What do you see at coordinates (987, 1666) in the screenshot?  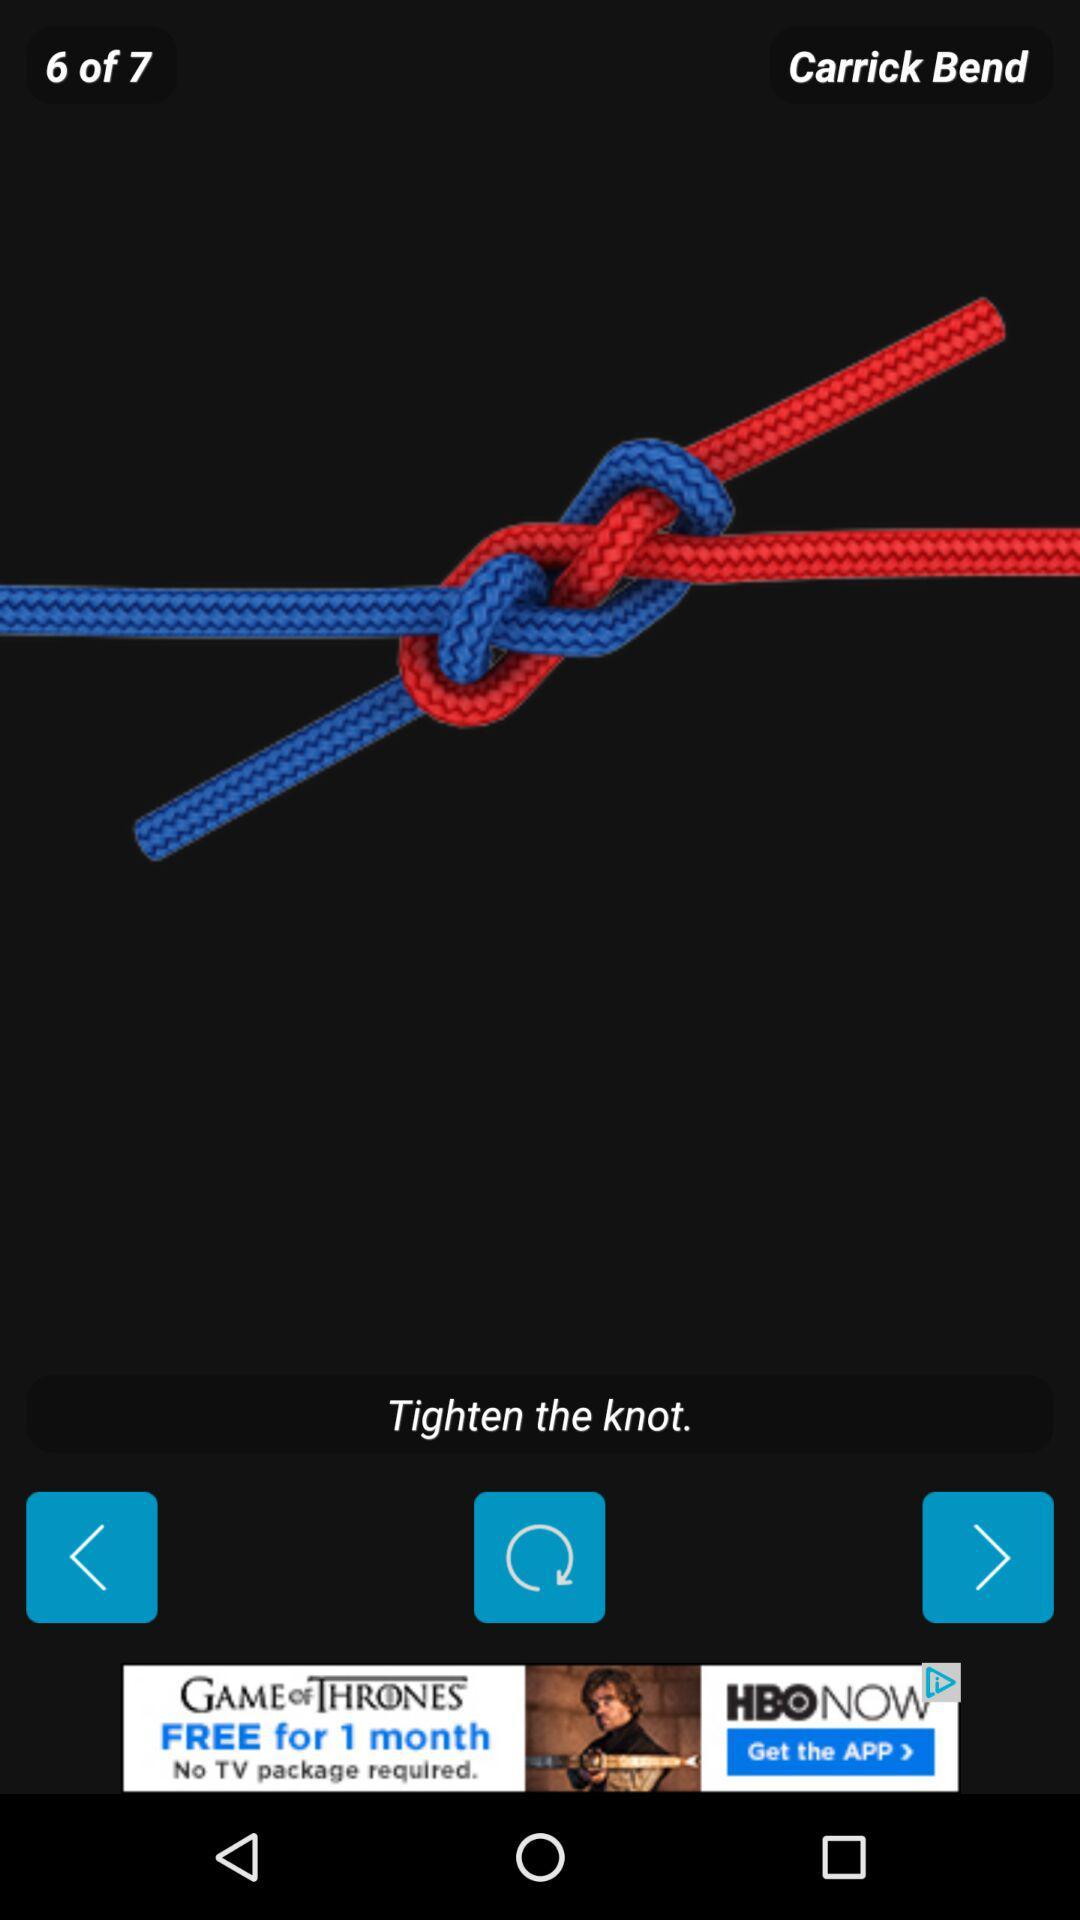 I see `the arrow_forward icon` at bounding box center [987, 1666].